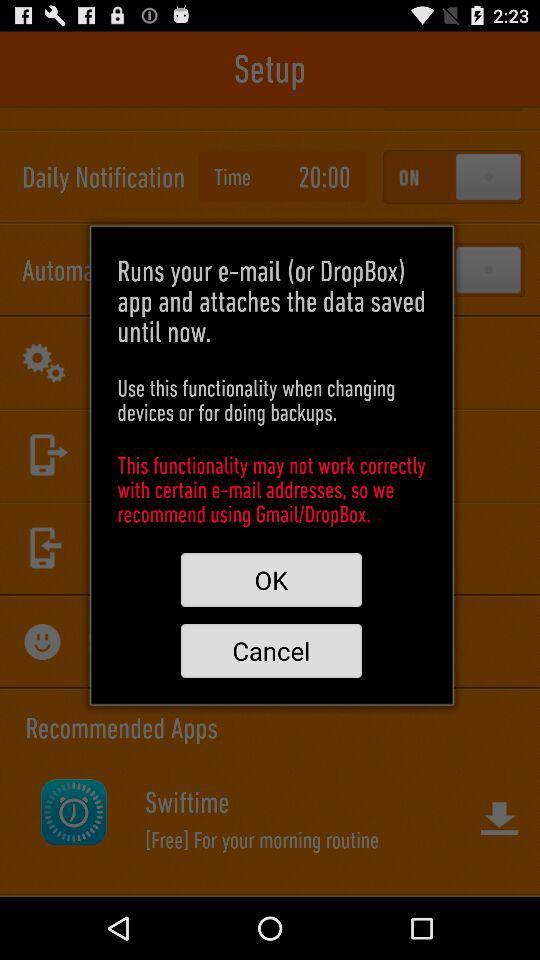 Image resolution: width=540 pixels, height=960 pixels. I want to click on the cancel icon, so click(270, 649).